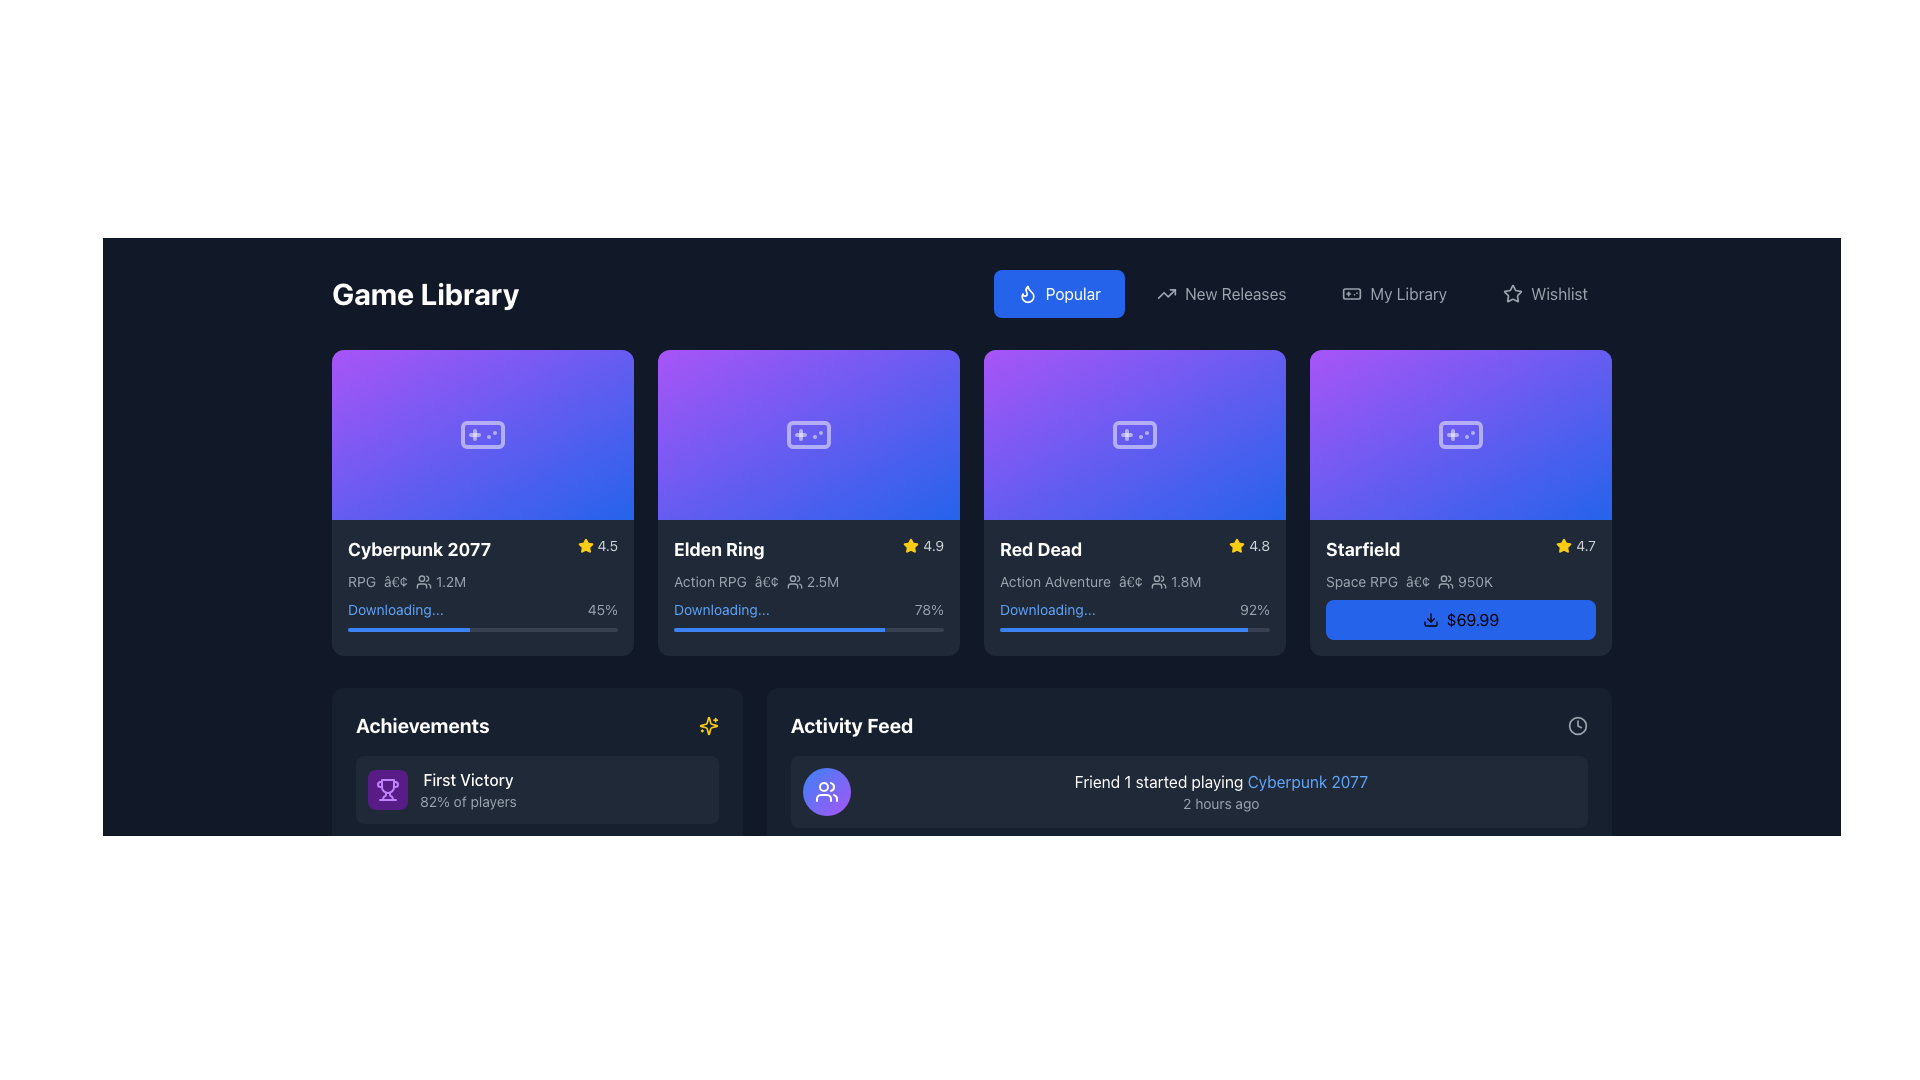 The width and height of the screenshot is (1920, 1080). What do you see at coordinates (910, 545) in the screenshot?
I see `the star-shaped icon filled with yellow color that represents a rating component, located at the top-left corner of the card labeled 'Elden Ring'` at bounding box center [910, 545].